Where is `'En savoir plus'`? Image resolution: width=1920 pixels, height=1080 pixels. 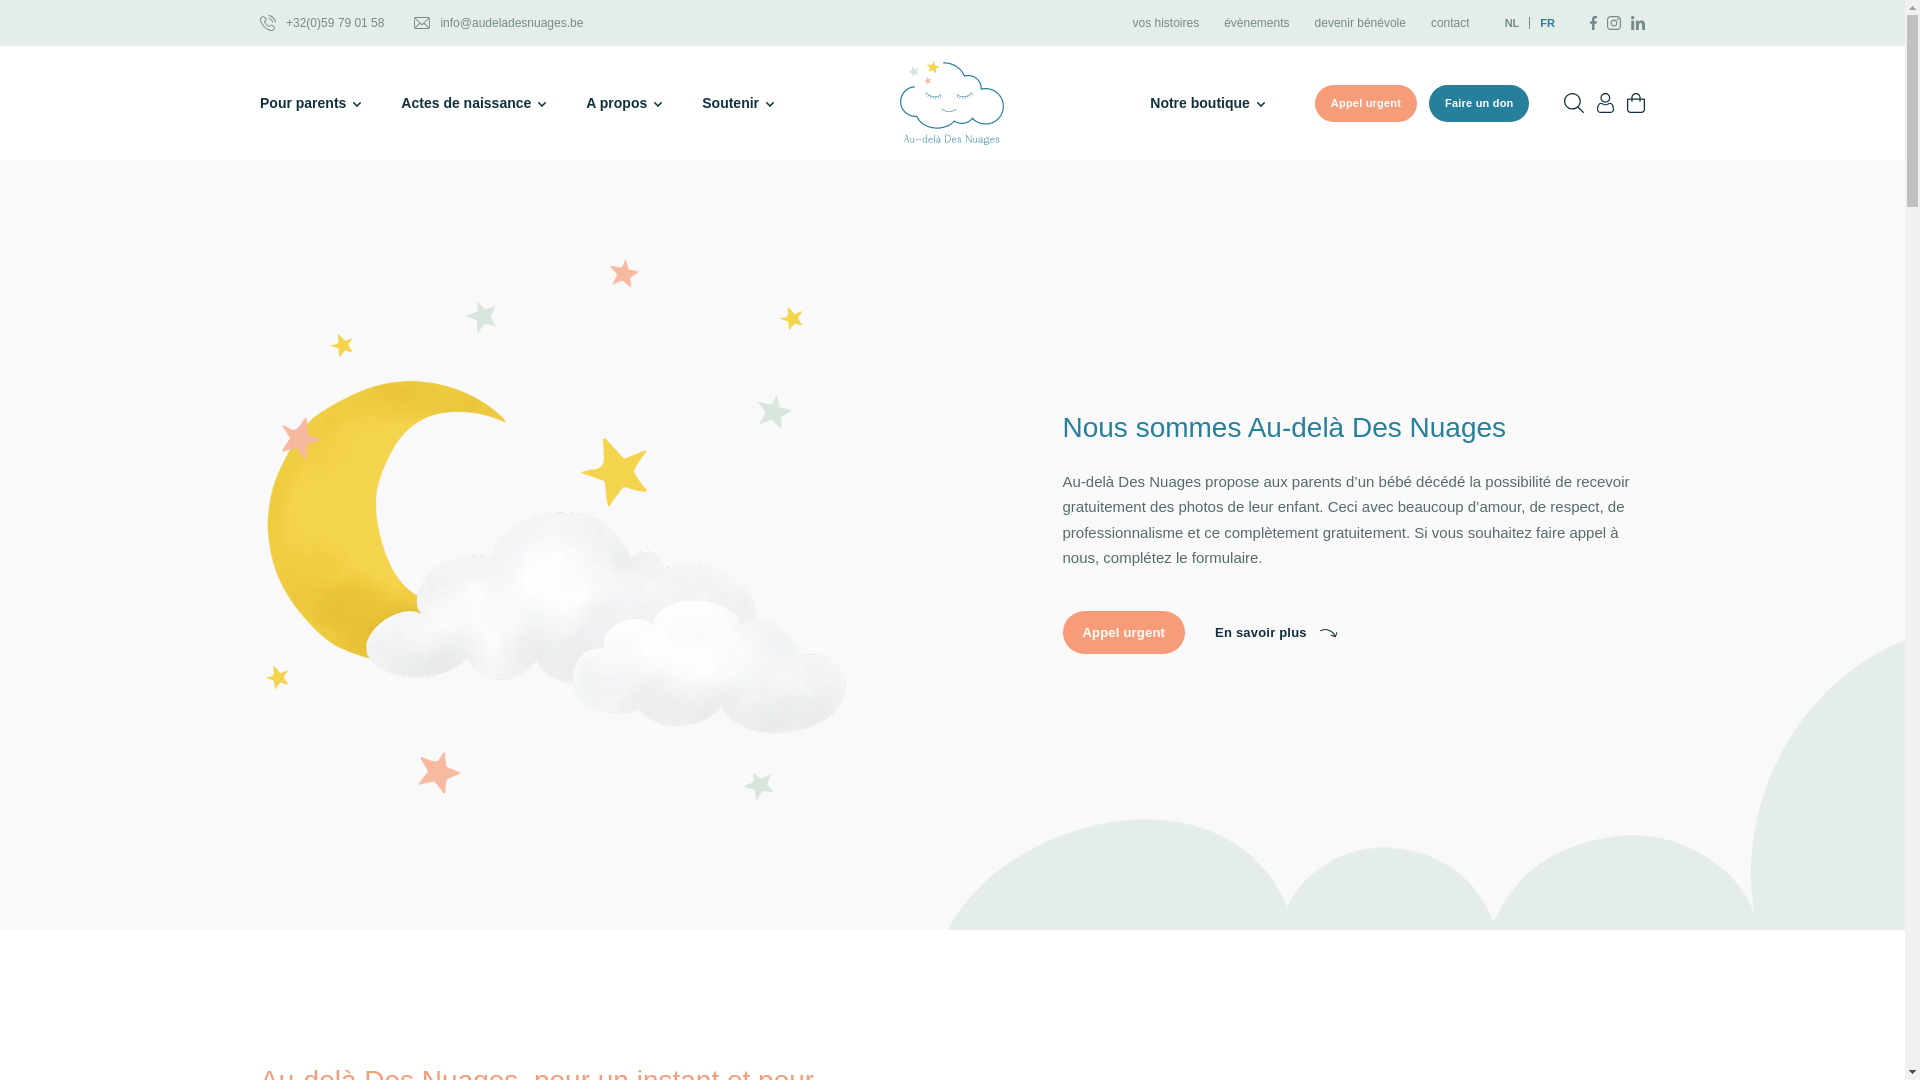 'En savoir plus' is located at coordinates (1275, 632).